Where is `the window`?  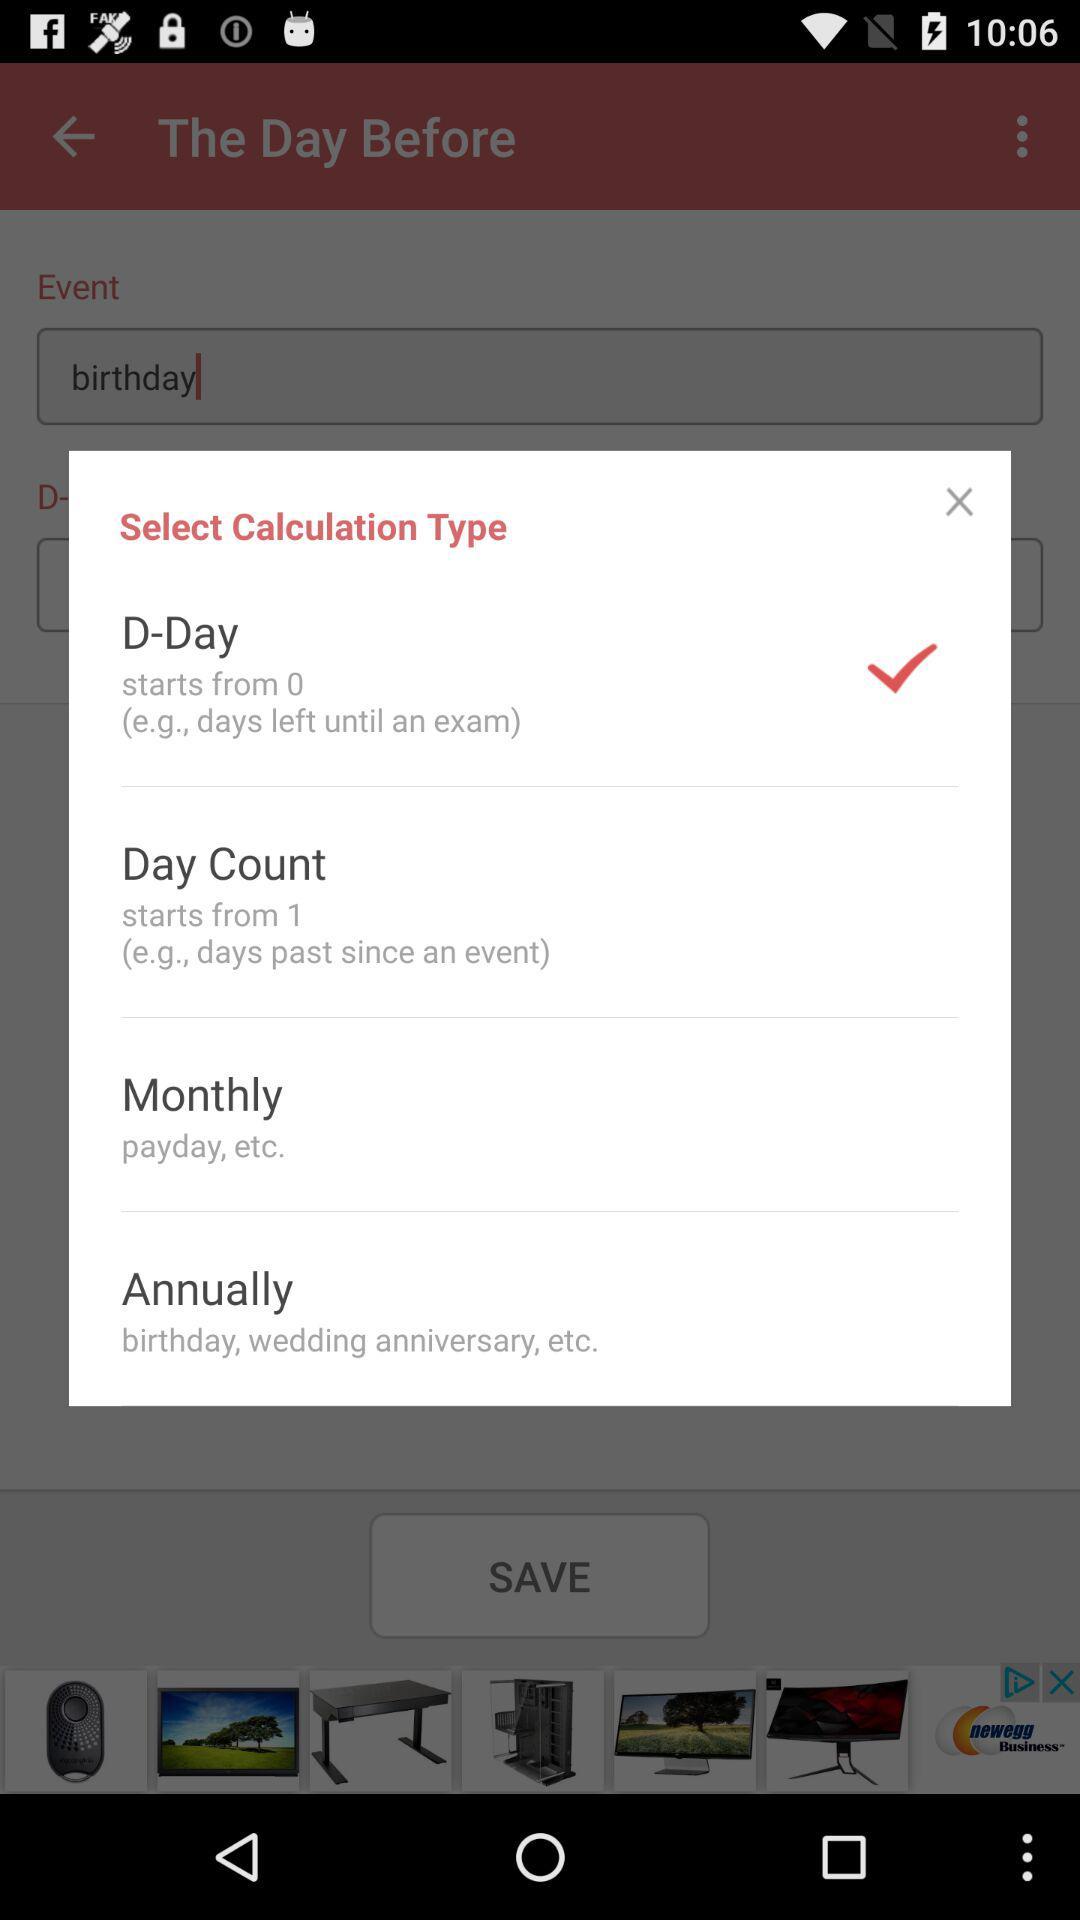
the window is located at coordinates (958, 502).